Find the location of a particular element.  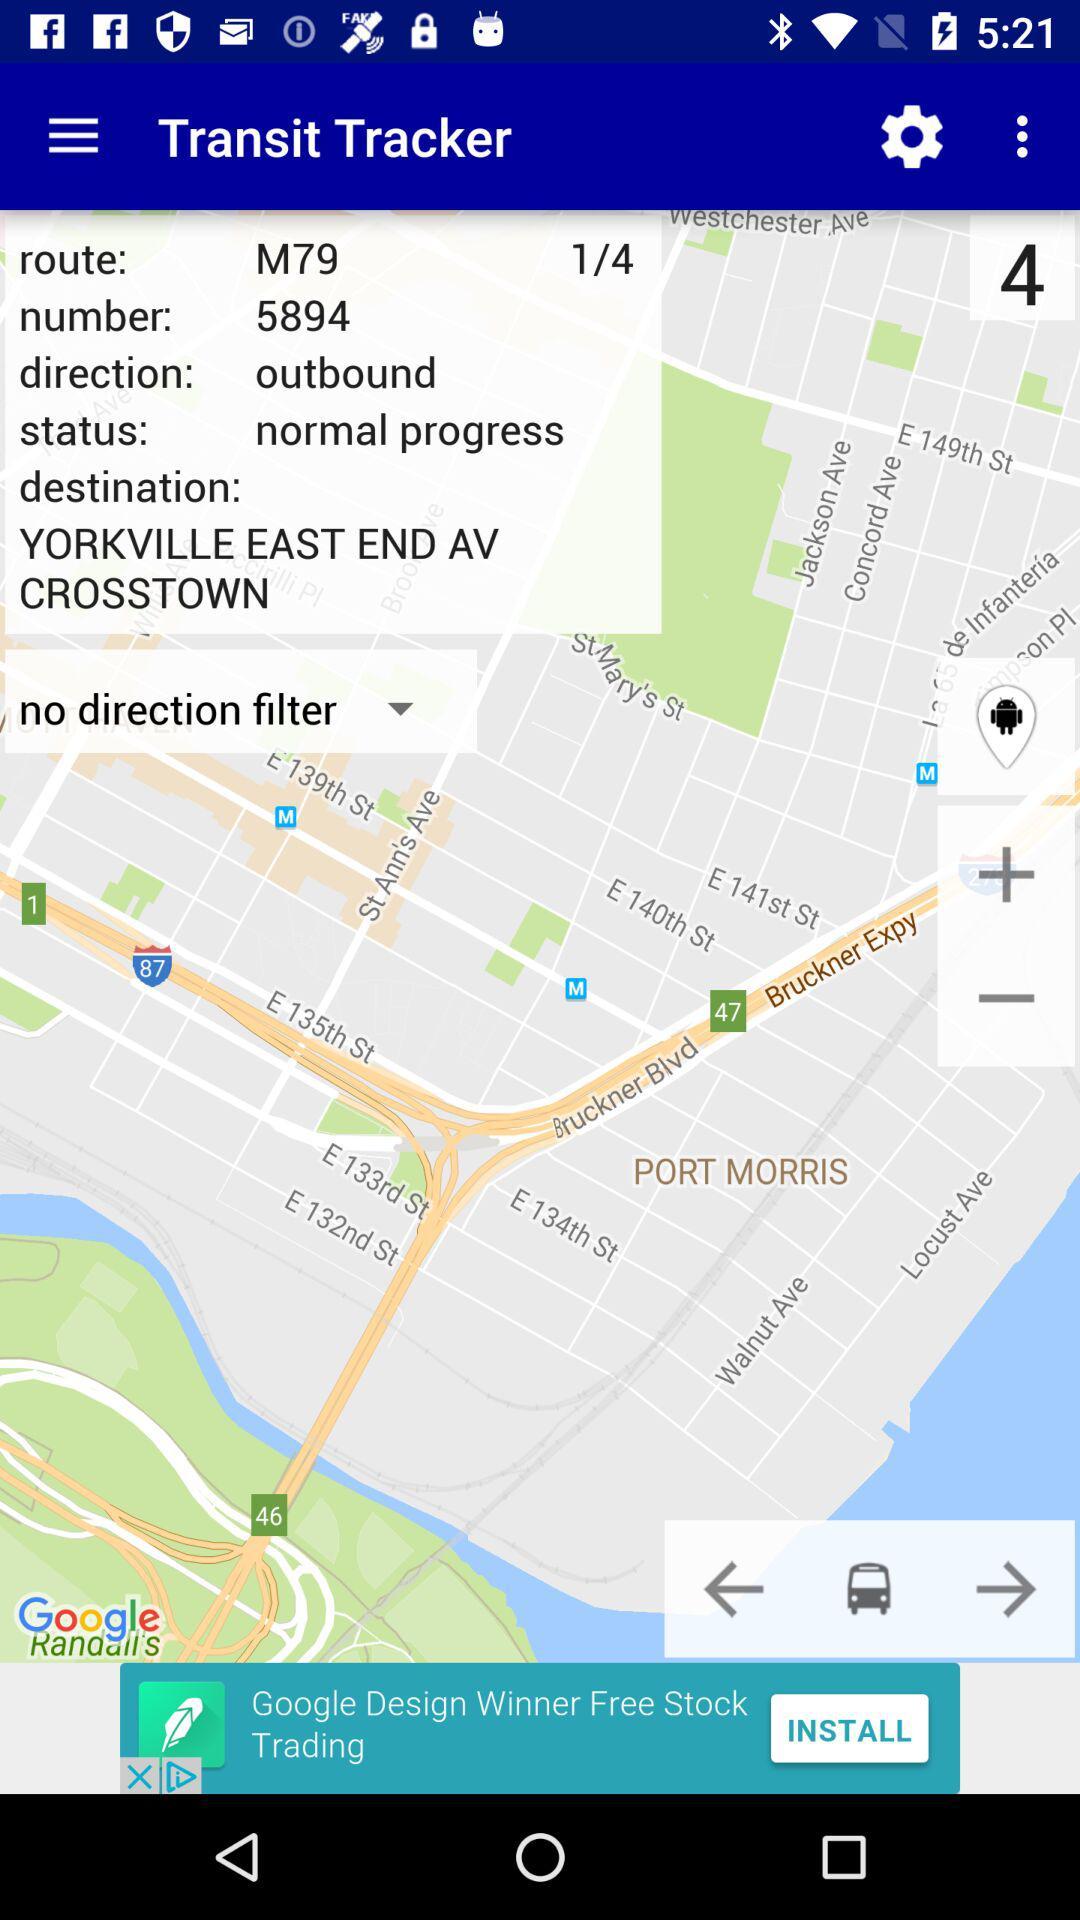

change view on a map is located at coordinates (1006, 725).